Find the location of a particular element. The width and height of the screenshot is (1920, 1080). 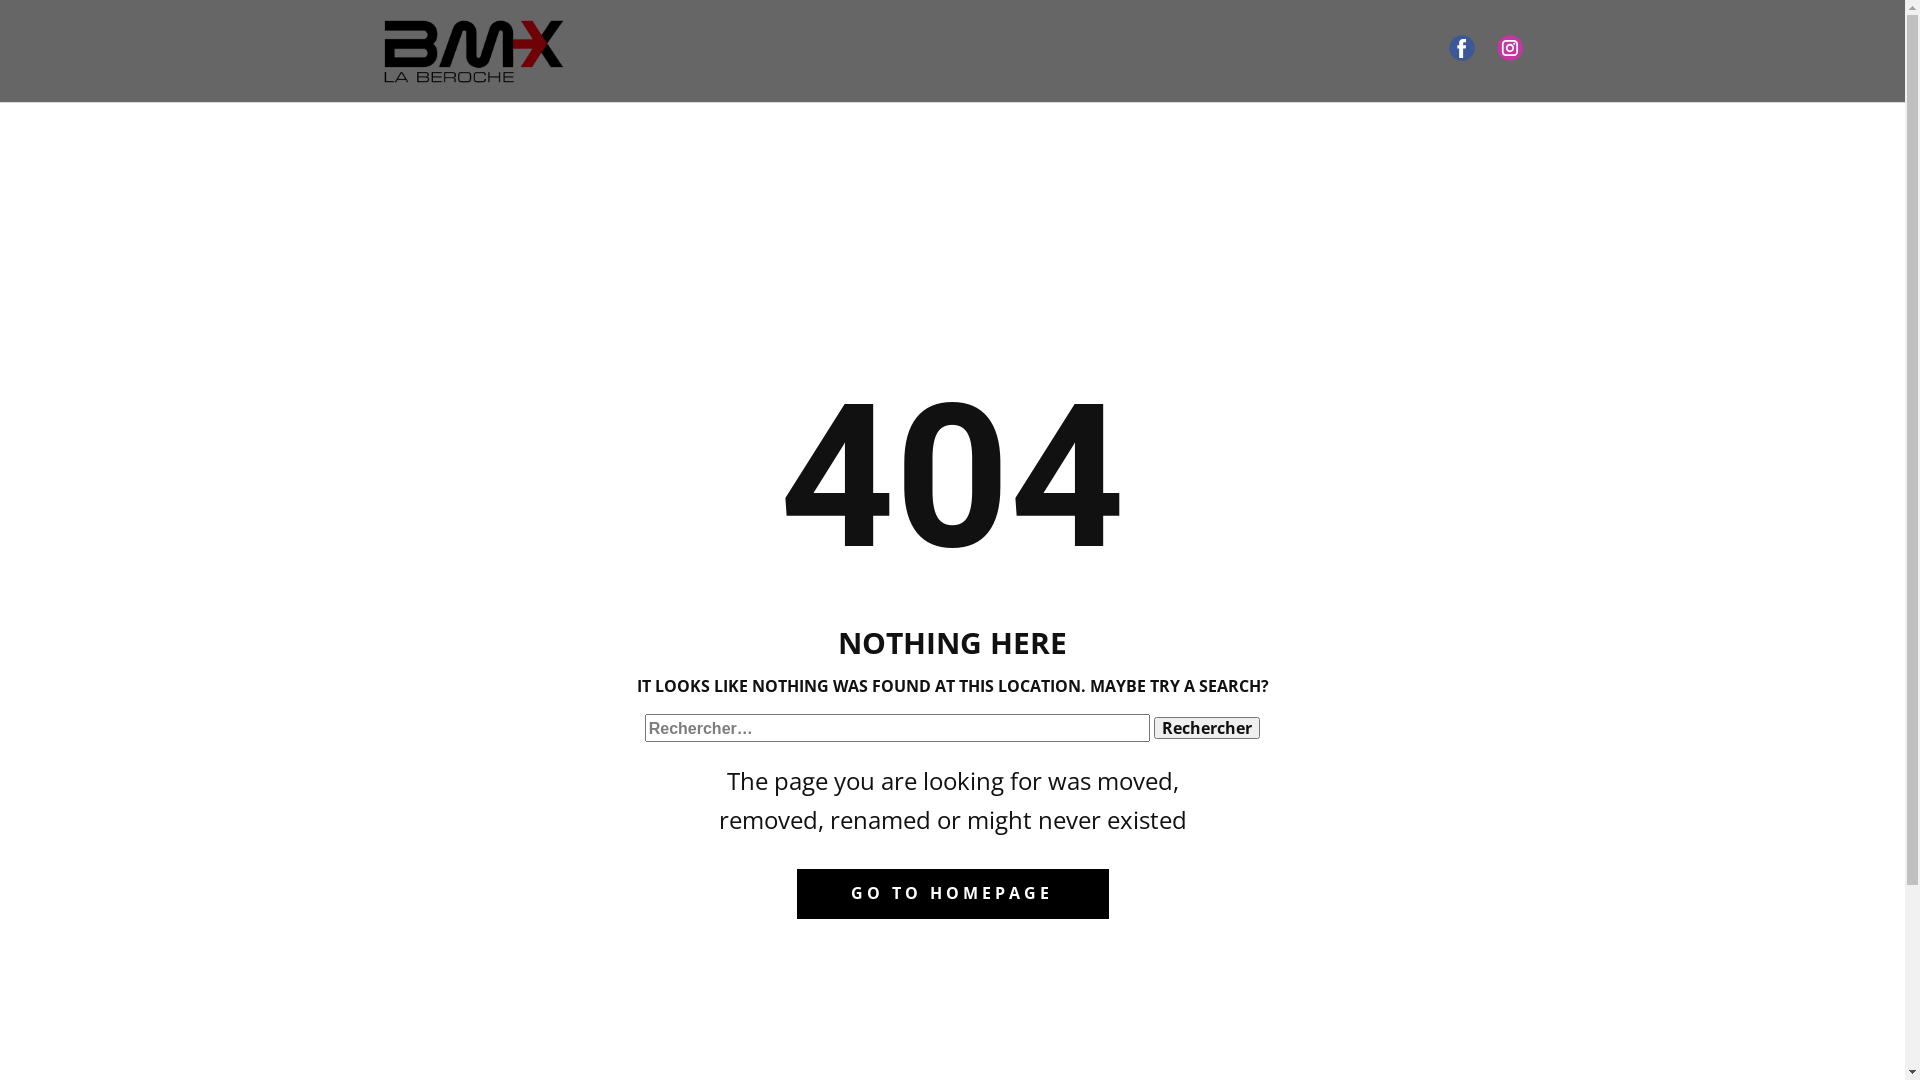

'Accueil' is located at coordinates (382, 50).